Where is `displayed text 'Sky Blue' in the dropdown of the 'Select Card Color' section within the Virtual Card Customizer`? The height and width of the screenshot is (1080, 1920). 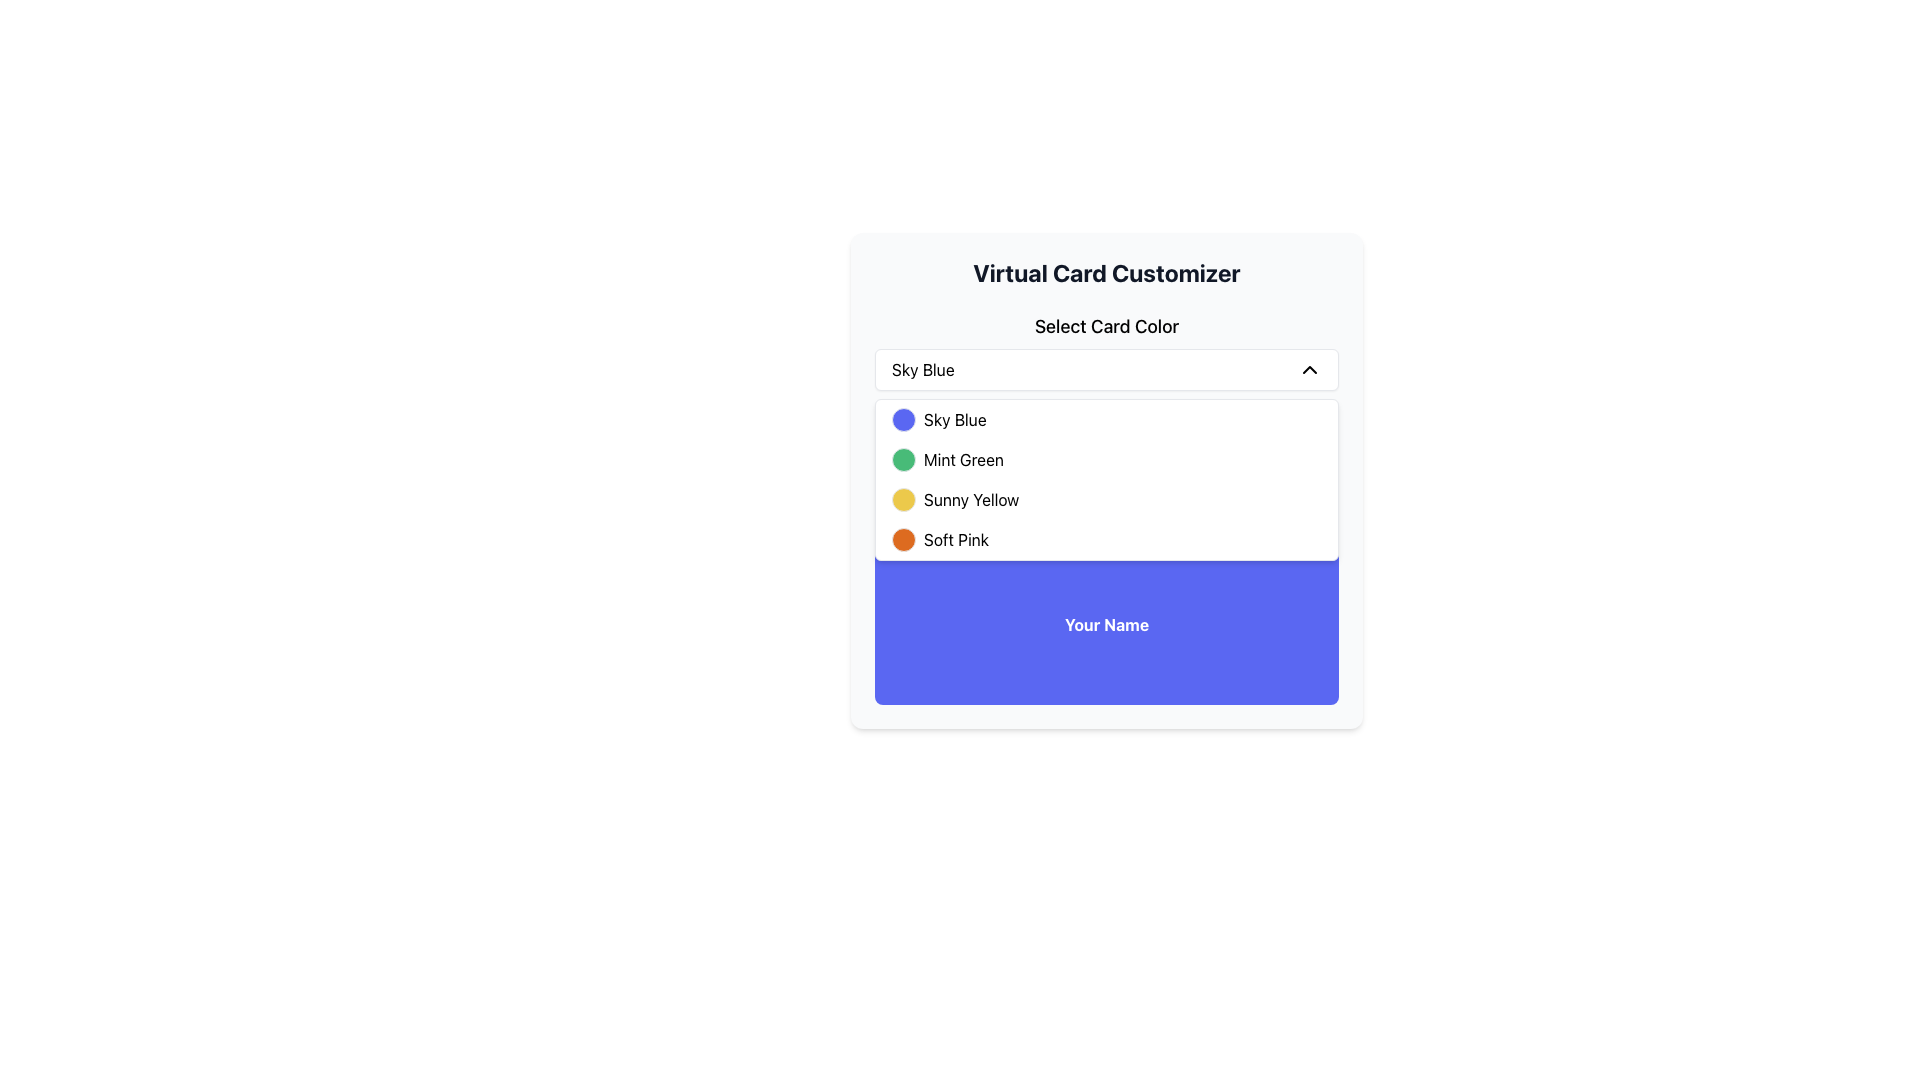
displayed text 'Sky Blue' in the dropdown of the 'Select Card Color' section within the Virtual Card Customizer is located at coordinates (922, 370).